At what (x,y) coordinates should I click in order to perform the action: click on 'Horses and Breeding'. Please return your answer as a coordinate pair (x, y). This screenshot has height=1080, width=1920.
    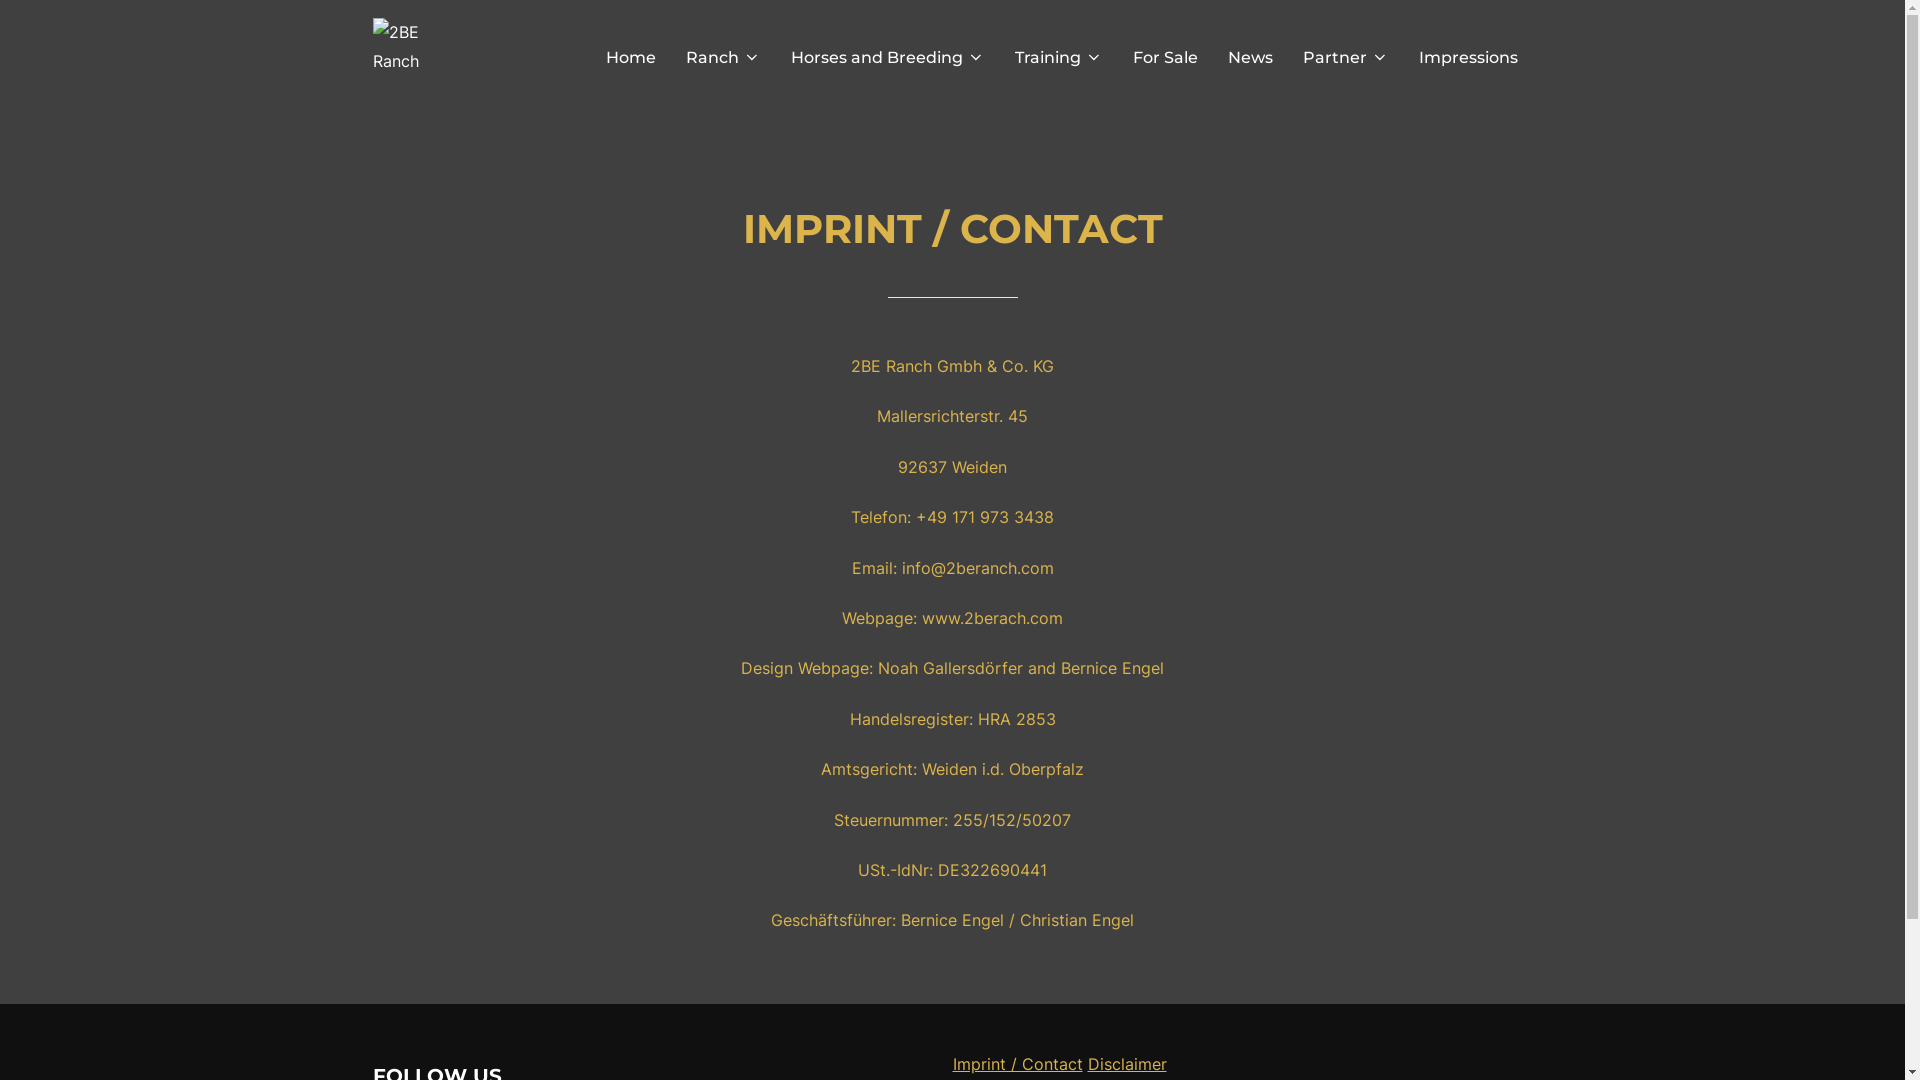
    Looking at the image, I should click on (886, 56).